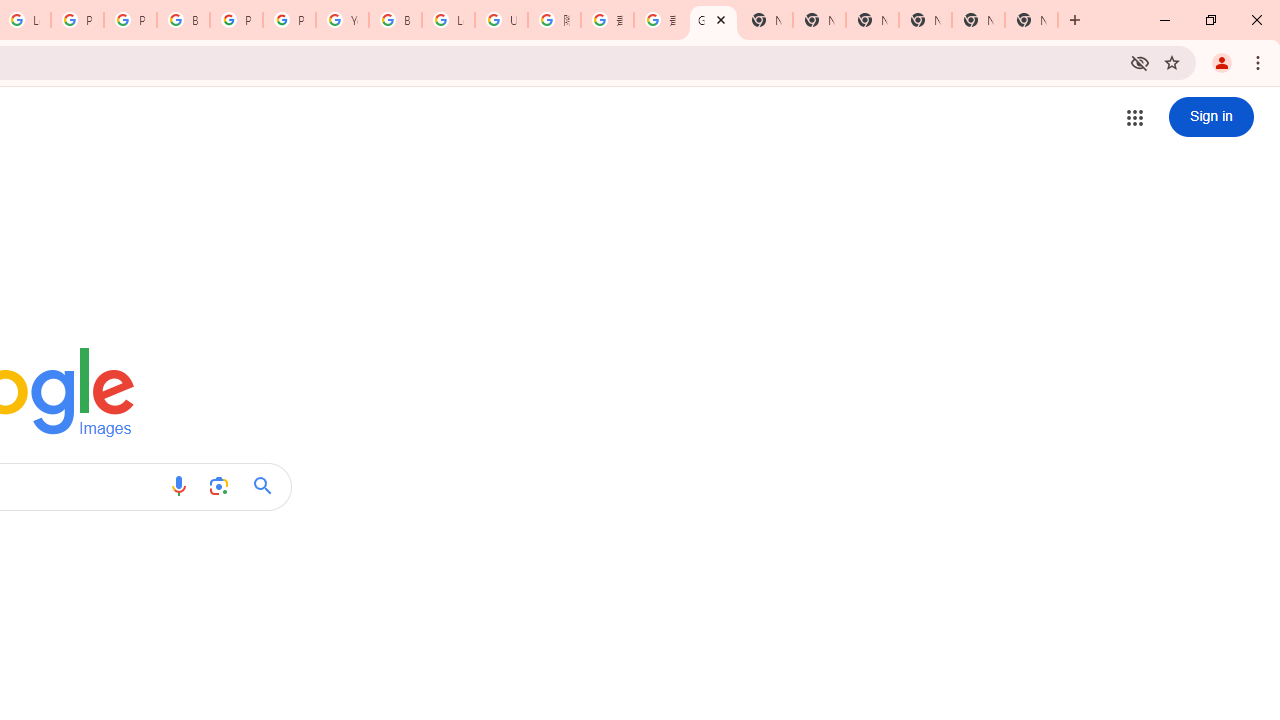 The width and height of the screenshot is (1280, 720). Describe the element at coordinates (77, 20) in the screenshot. I see `'Privacy Help Center - Policies Help'` at that location.